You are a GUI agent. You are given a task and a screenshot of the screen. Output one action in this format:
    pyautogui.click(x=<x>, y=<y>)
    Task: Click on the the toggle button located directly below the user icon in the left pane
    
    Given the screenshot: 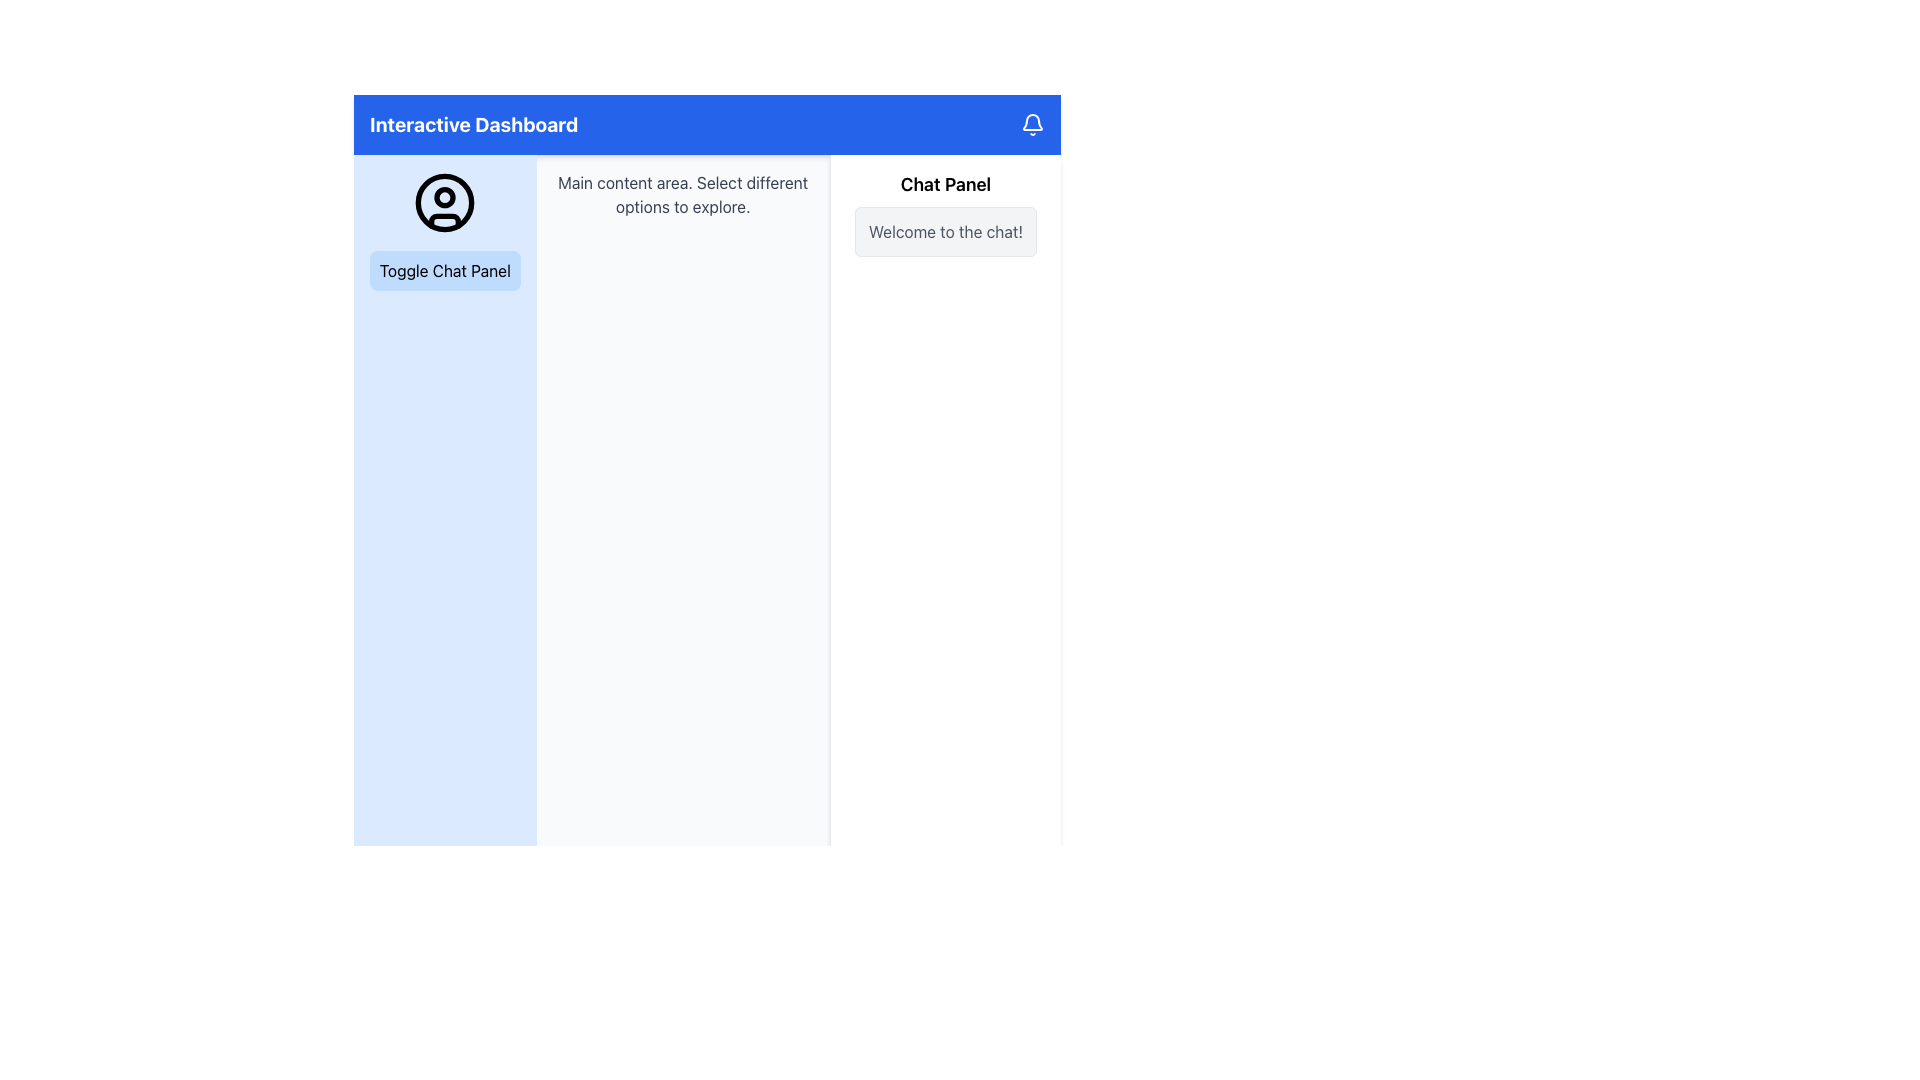 What is the action you would take?
    pyautogui.click(x=444, y=270)
    